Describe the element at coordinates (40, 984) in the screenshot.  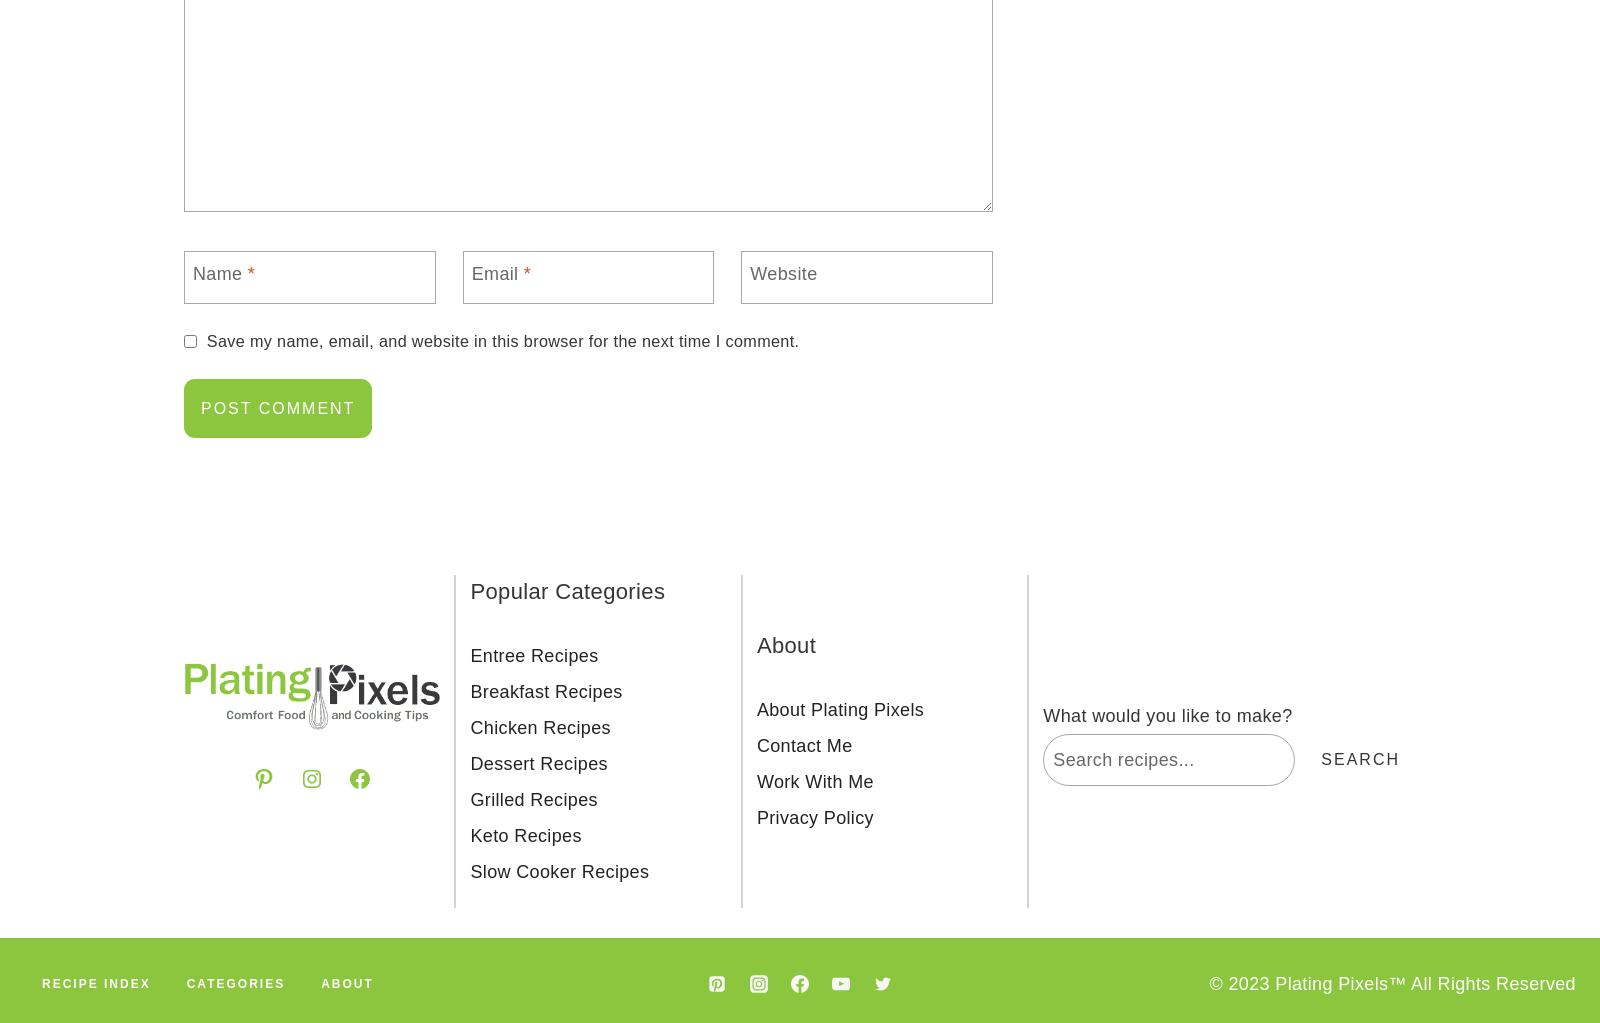
I see `'Recipe Index'` at that location.